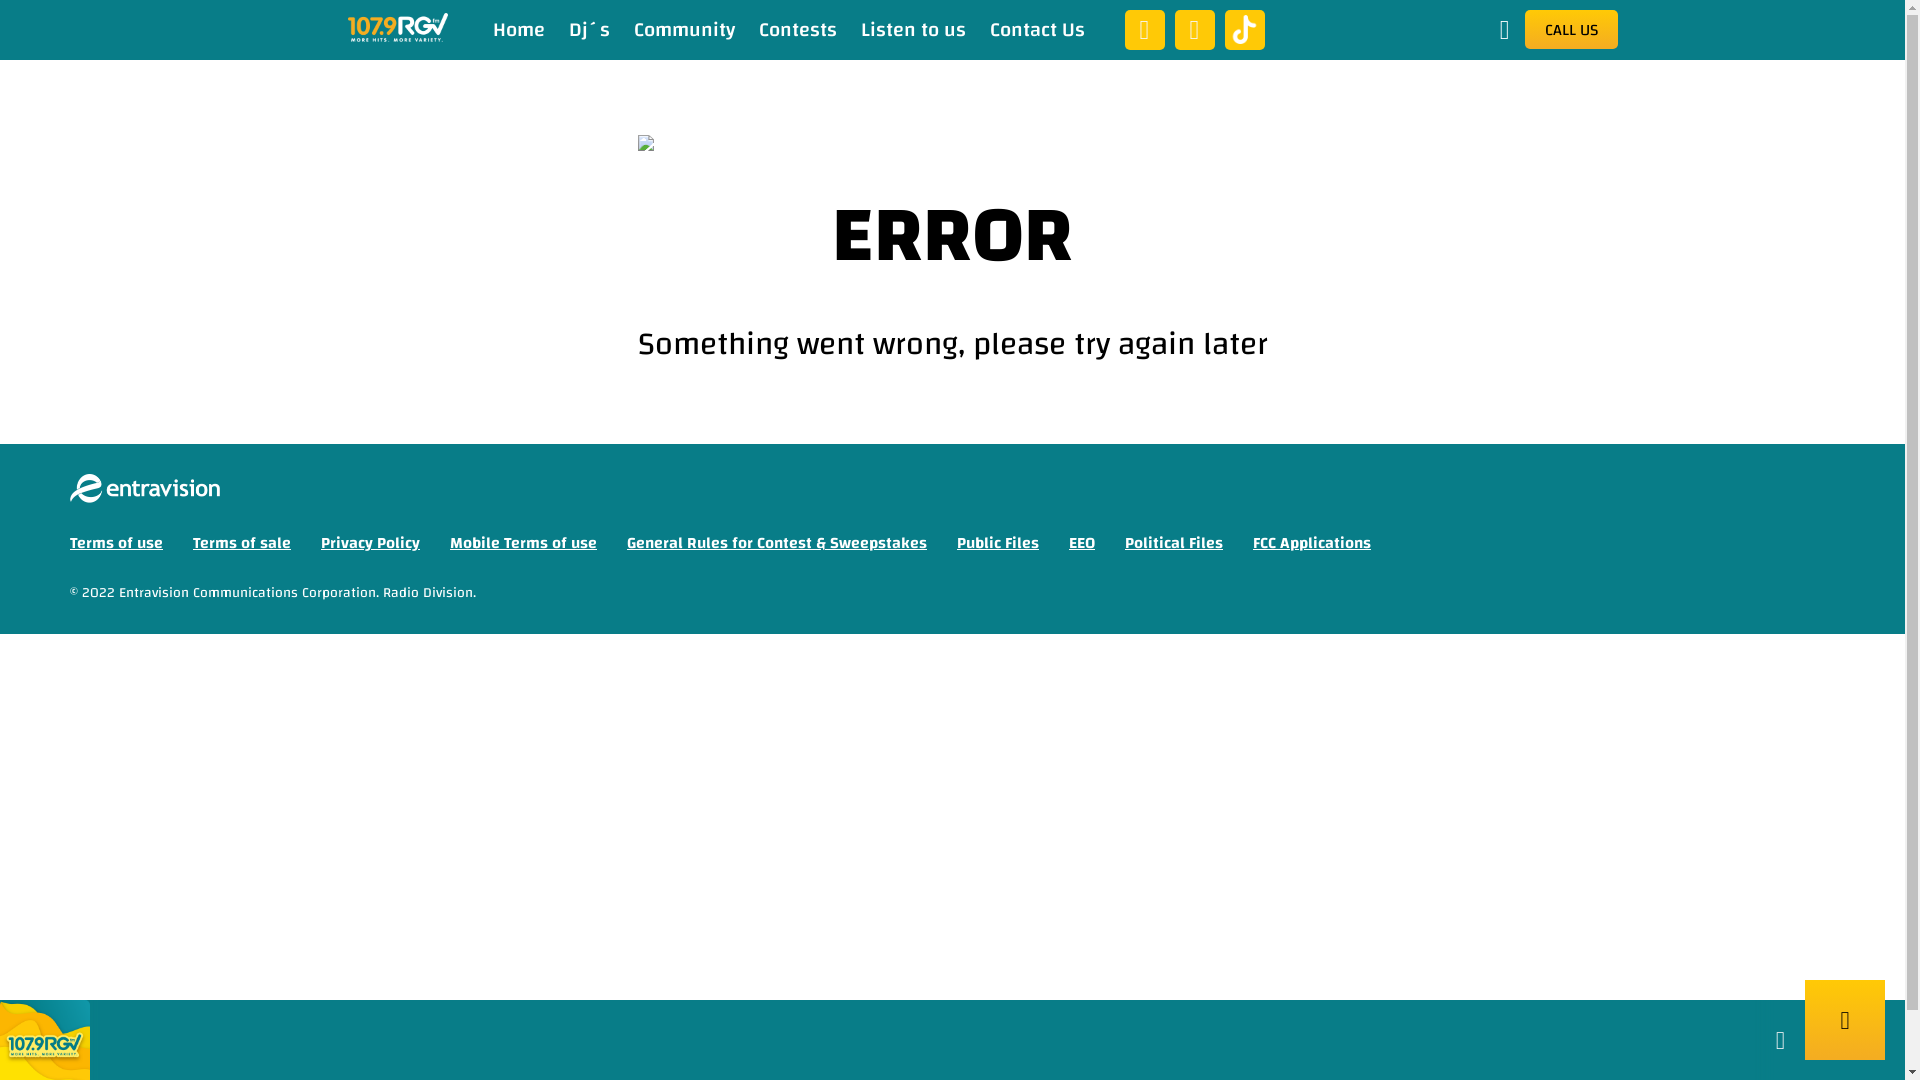 This screenshot has width=1920, height=1080. Describe the element at coordinates (1569, 30) in the screenshot. I see `'CALL US'` at that location.